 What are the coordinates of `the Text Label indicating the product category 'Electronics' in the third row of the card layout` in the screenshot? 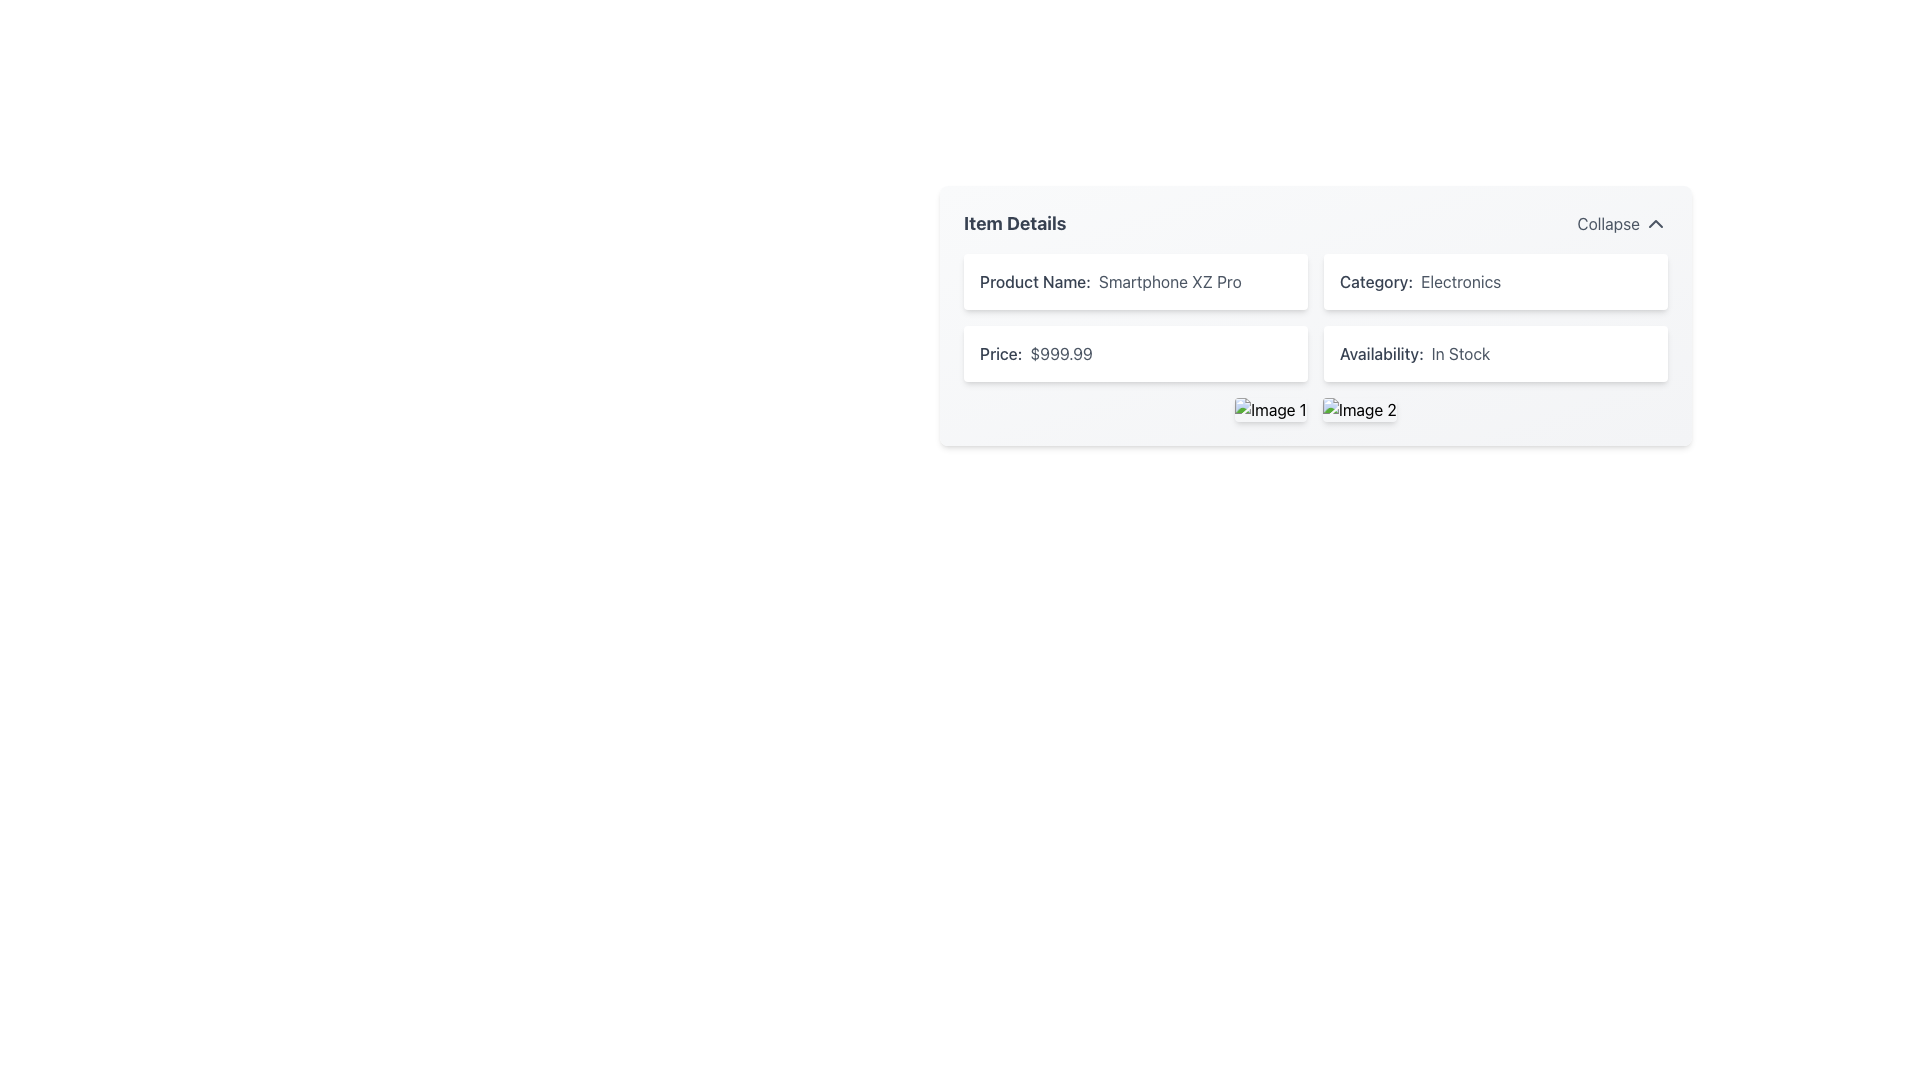 It's located at (1375, 281).